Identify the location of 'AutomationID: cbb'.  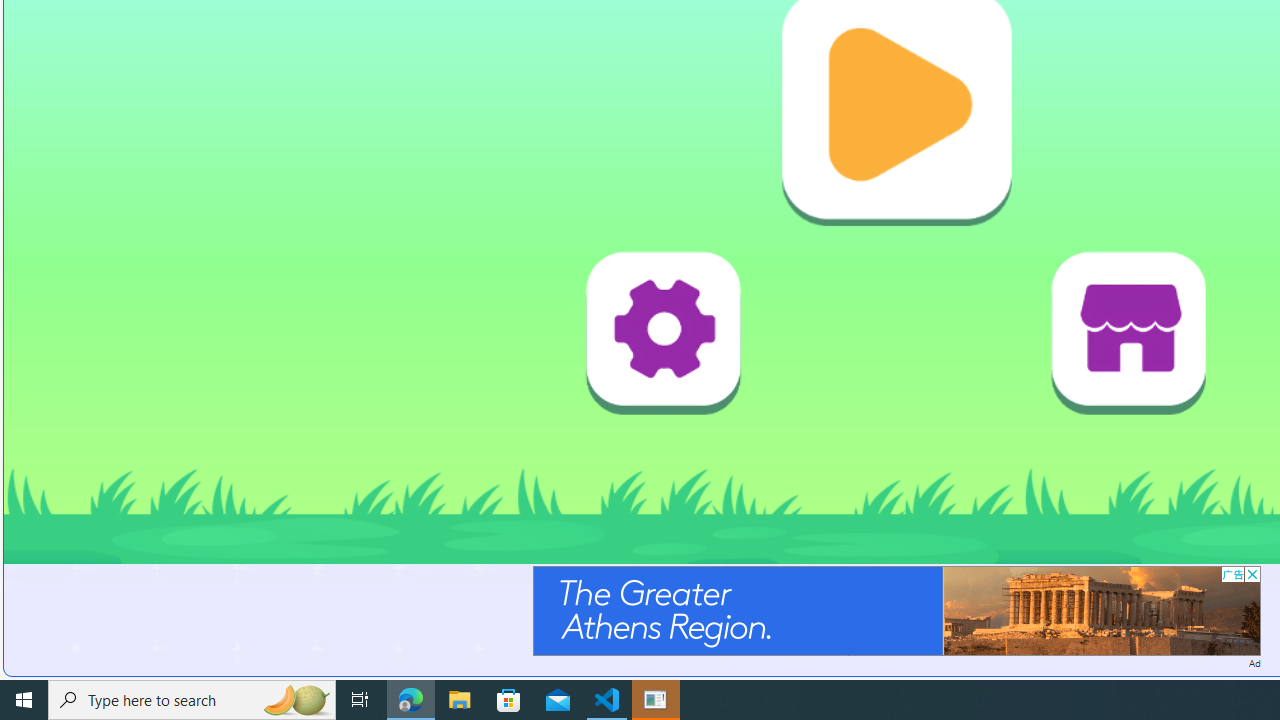
(1251, 574).